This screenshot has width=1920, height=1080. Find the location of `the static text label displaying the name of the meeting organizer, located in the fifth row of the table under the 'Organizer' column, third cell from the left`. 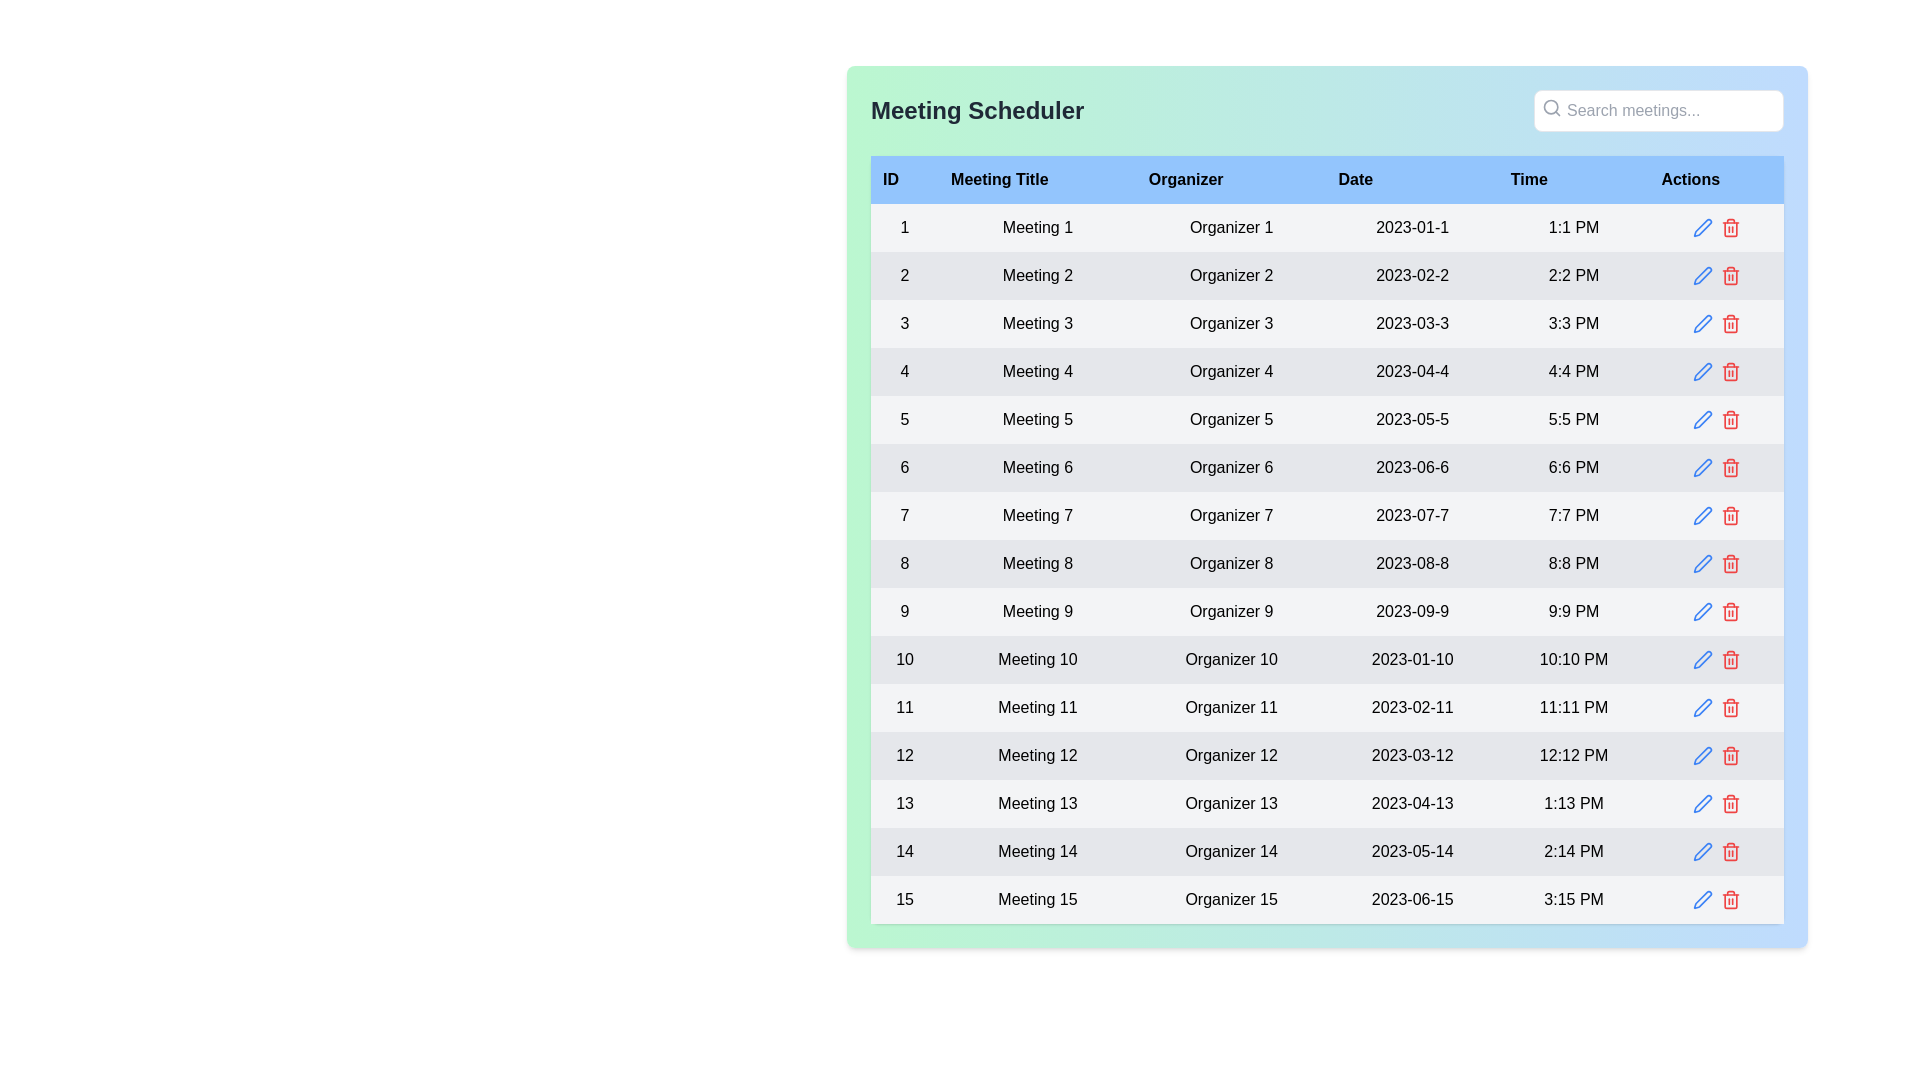

the static text label displaying the name of the meeting organizer, located in the fifth row of the table under the 'Organizer' column, third cell from the left is located at coordinates (1230, 419).